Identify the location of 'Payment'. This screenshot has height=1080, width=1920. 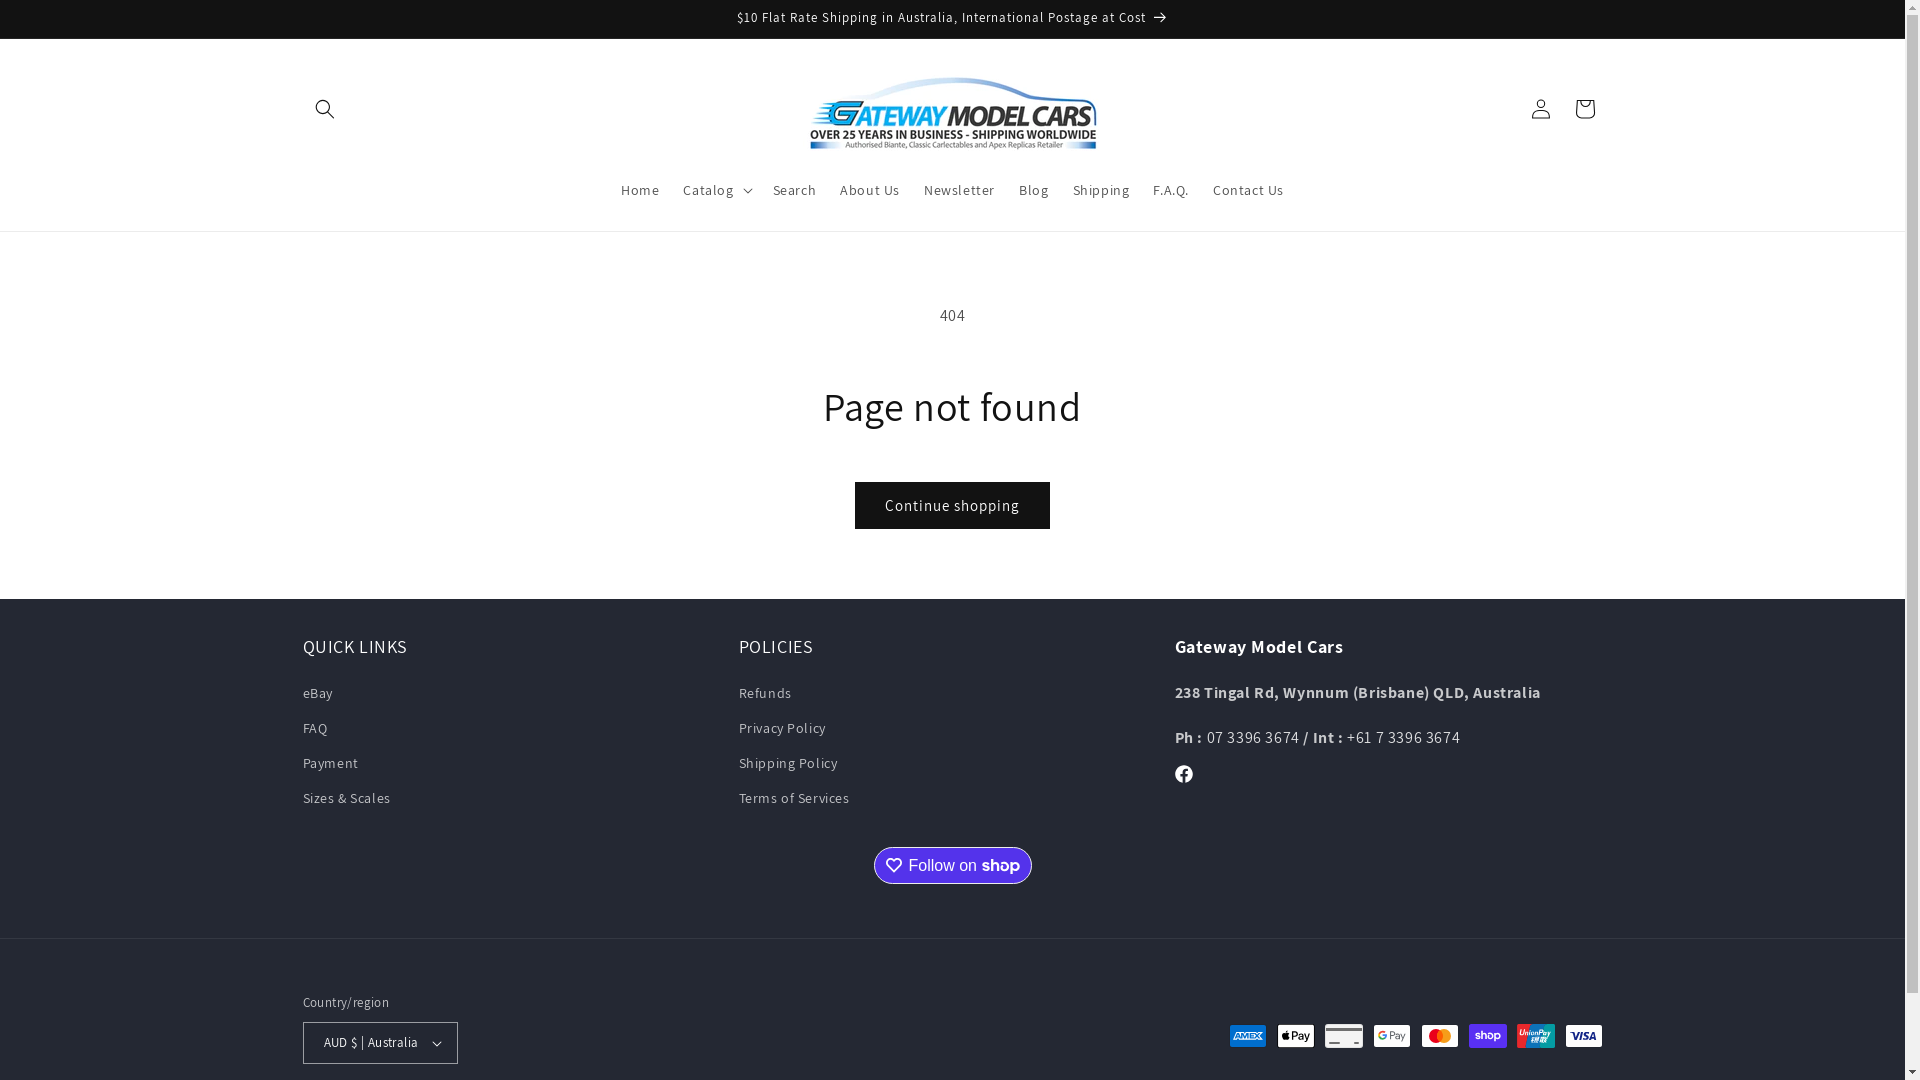
(330, 763).